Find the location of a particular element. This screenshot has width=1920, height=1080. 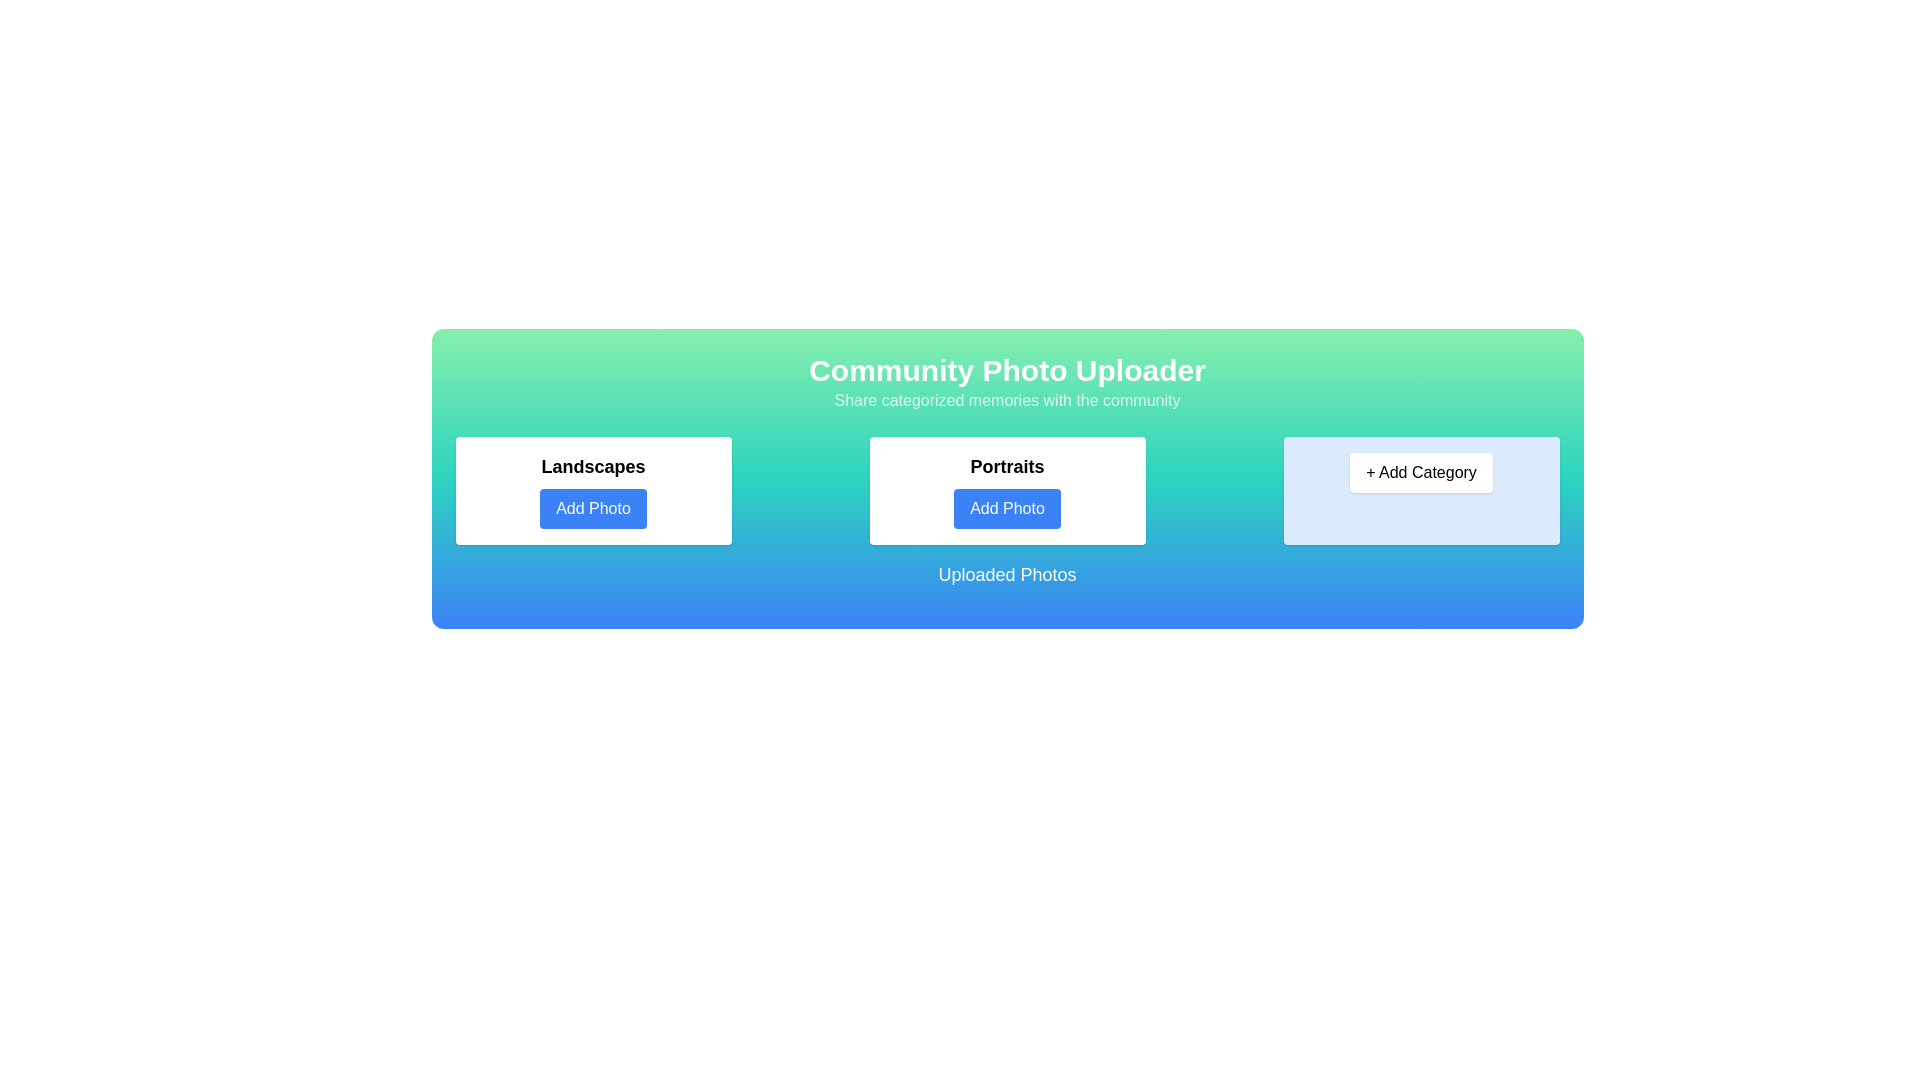

the 'Add New Category' button located to the far right of the horizontal group of buttons under the title 'Community Photo Uploader' to initiate the addition of a new category is located at coordinates (1420, 490).